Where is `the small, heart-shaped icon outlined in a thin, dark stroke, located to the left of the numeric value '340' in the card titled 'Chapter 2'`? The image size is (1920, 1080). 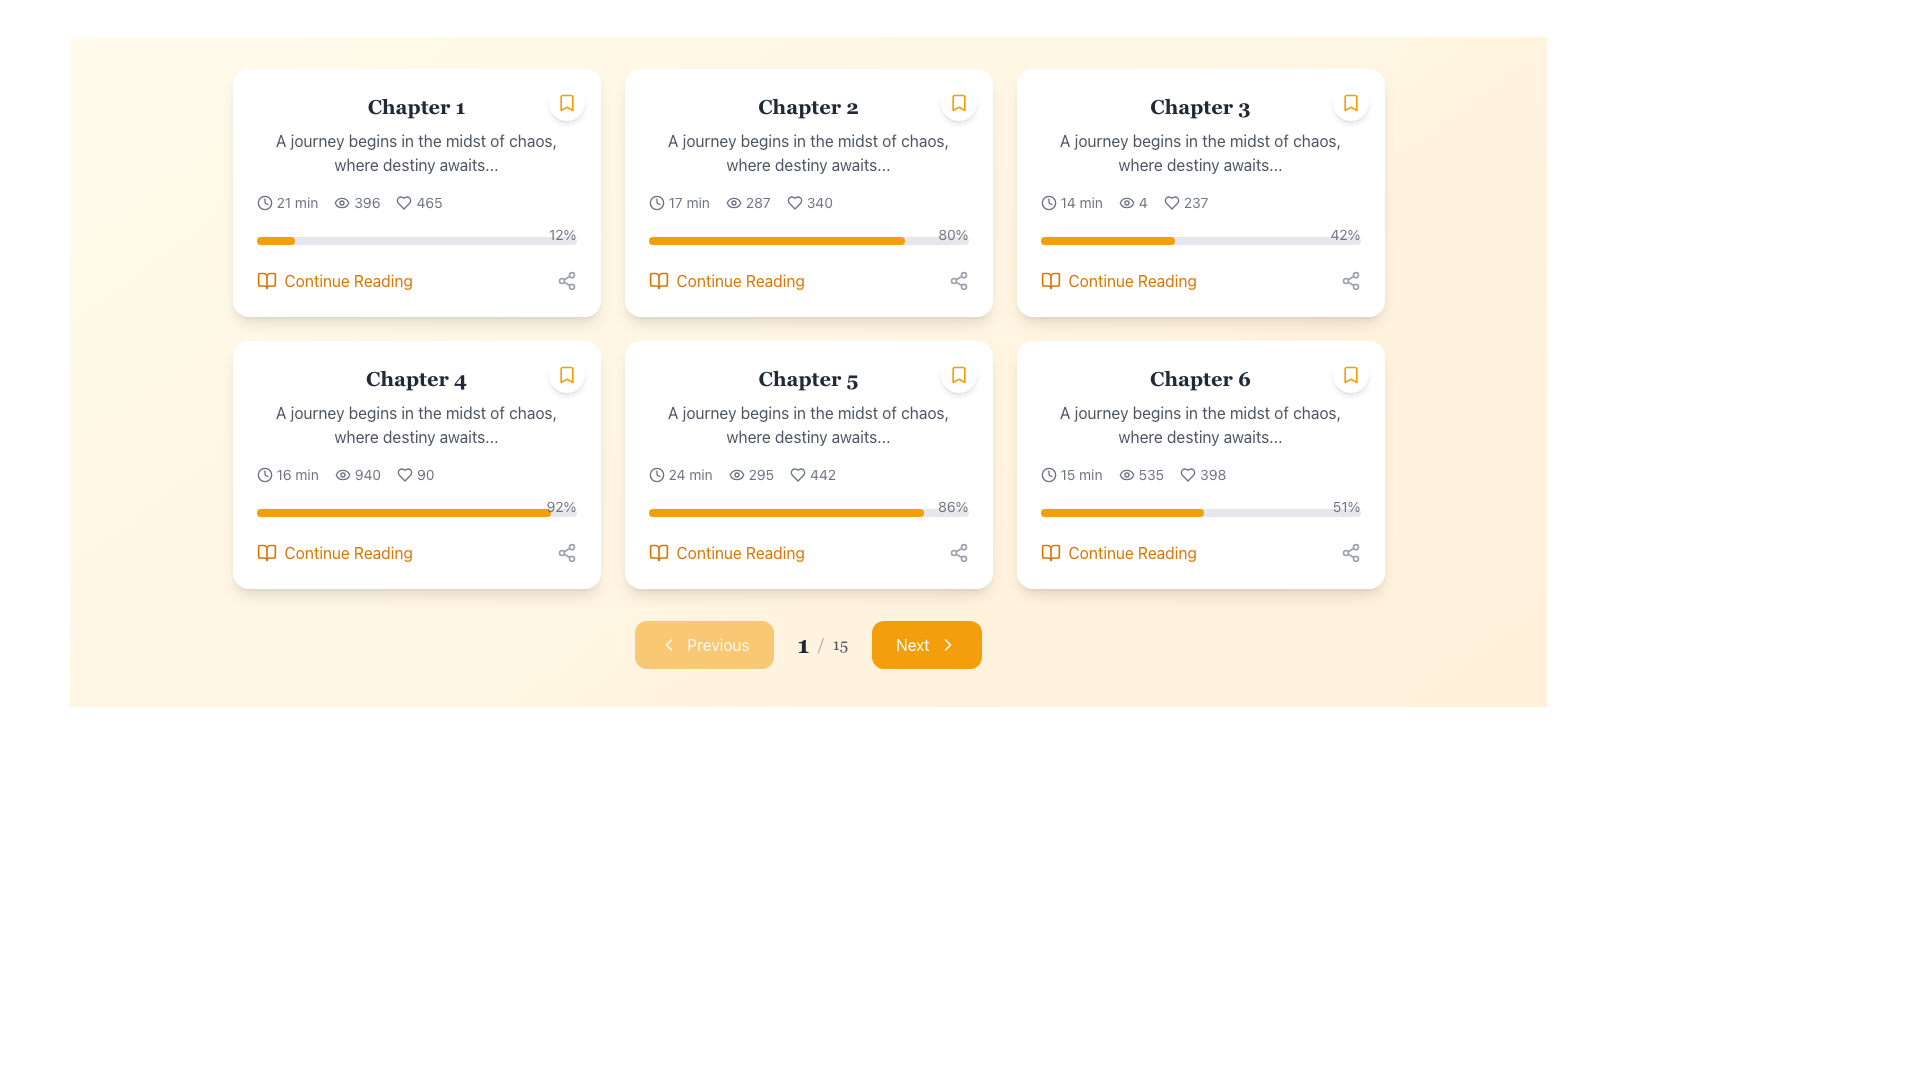 the small, heart-shaped icon outlined in a thin, dark stroke, located to the left of the numeric value '340' in the card titled 'Chapter 2' is located at coordinates (793, 203).